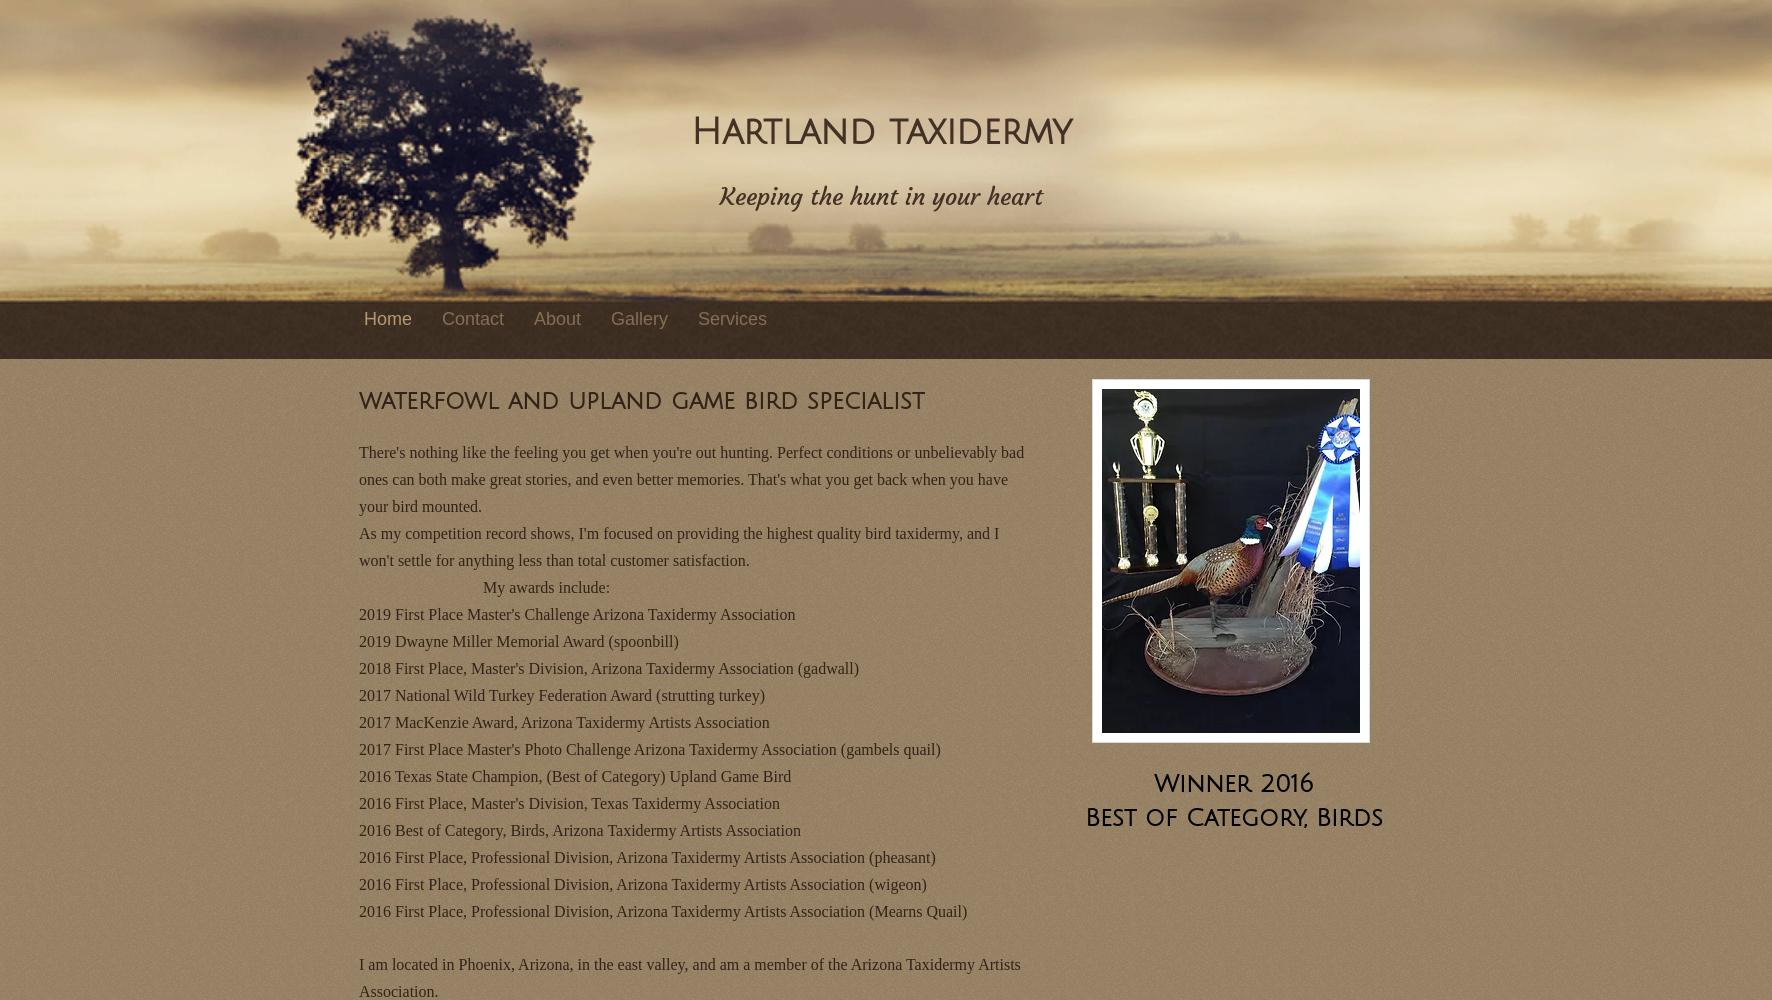 The width and height of the screenshot is (1772, 1000). I want to click on '2016 First Place, Professional Division, Arizona Taxidermy Artists Association (pheasant)', so click(359, 855).